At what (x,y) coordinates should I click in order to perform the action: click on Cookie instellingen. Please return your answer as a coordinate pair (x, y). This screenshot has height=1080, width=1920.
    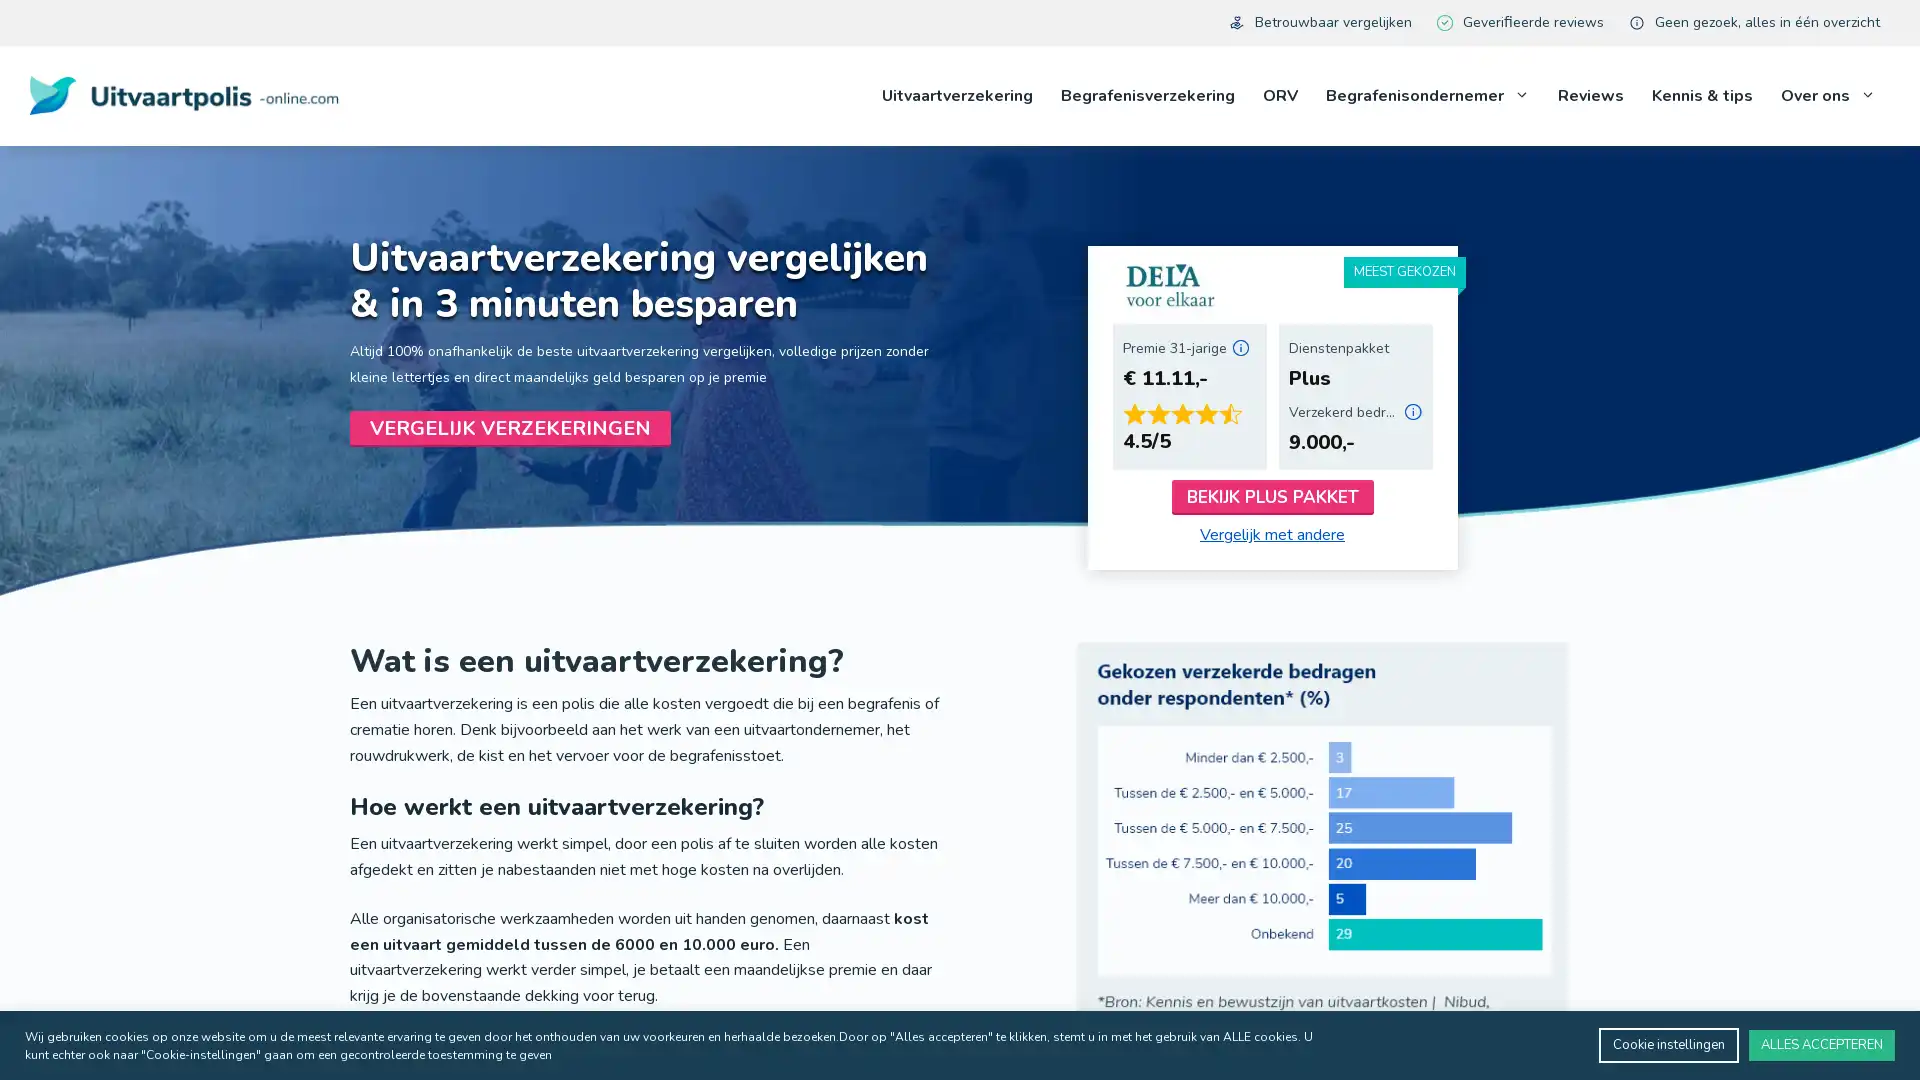
    Looking at the image, I should click on (1669, 1044).